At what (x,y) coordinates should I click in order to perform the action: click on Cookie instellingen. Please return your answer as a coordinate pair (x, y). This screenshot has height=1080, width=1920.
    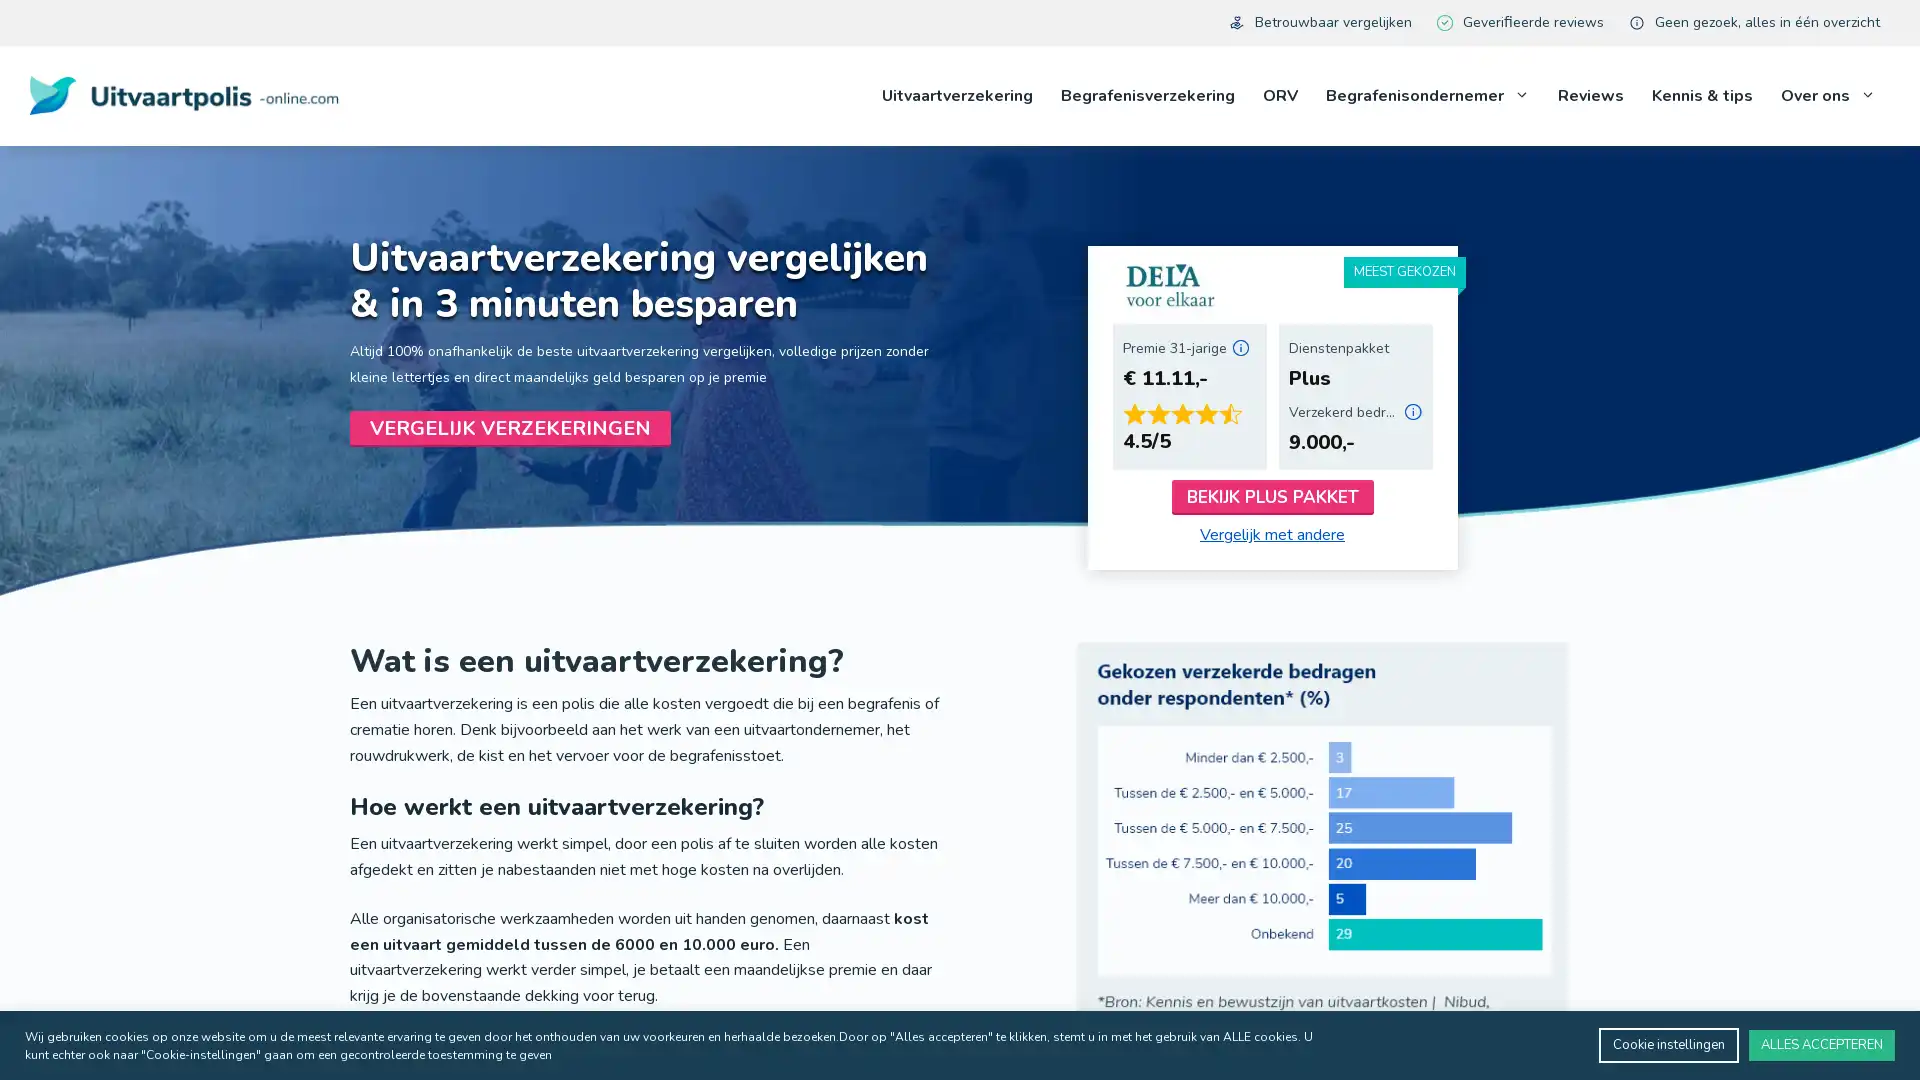
    Looking at the image, I should click on (1669, 1044).